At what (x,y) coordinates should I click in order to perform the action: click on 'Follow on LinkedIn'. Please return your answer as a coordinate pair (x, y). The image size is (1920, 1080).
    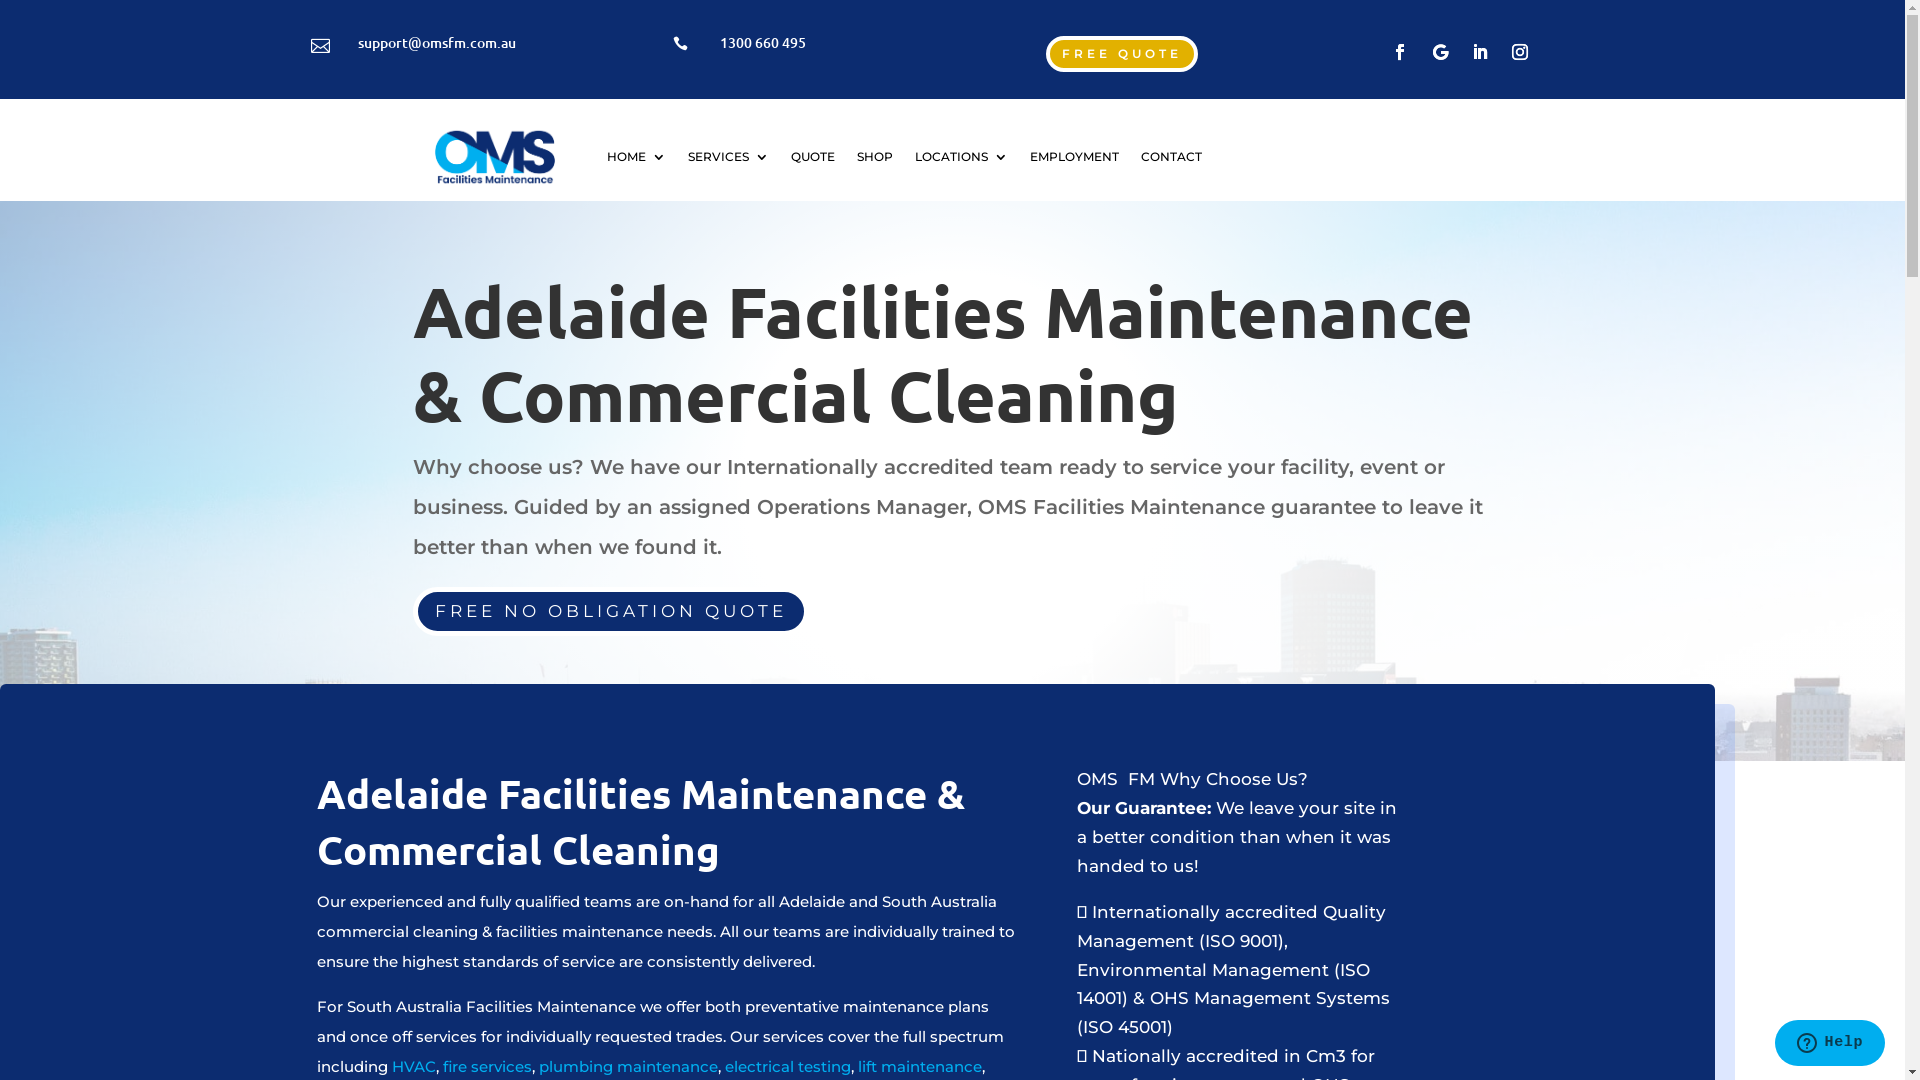
    Looking at the image, I should click on (1464, 50).